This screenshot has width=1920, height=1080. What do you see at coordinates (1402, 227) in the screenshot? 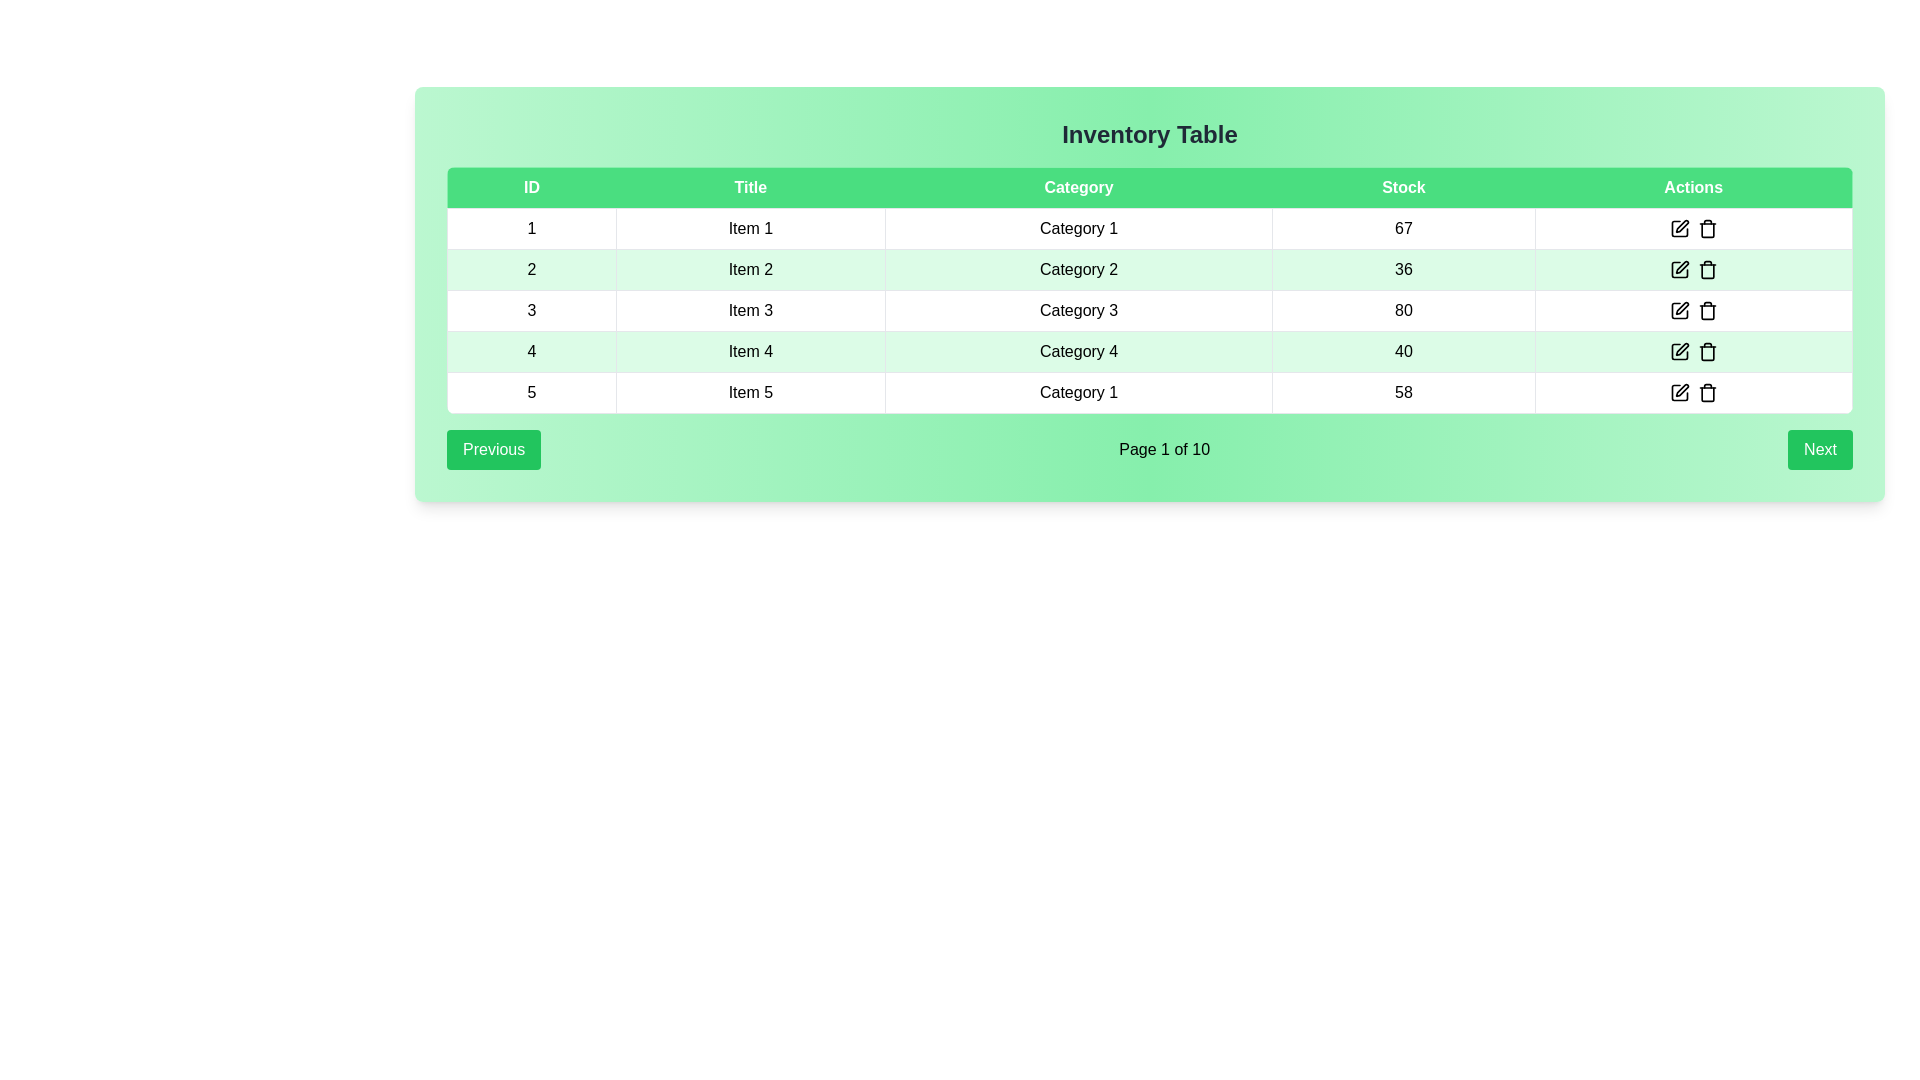
I see `the static text displaying the number '67' located under the 'Stock' column in the row for 'Item 1' and 'Category 1'` at bounding box center [1402, 227].